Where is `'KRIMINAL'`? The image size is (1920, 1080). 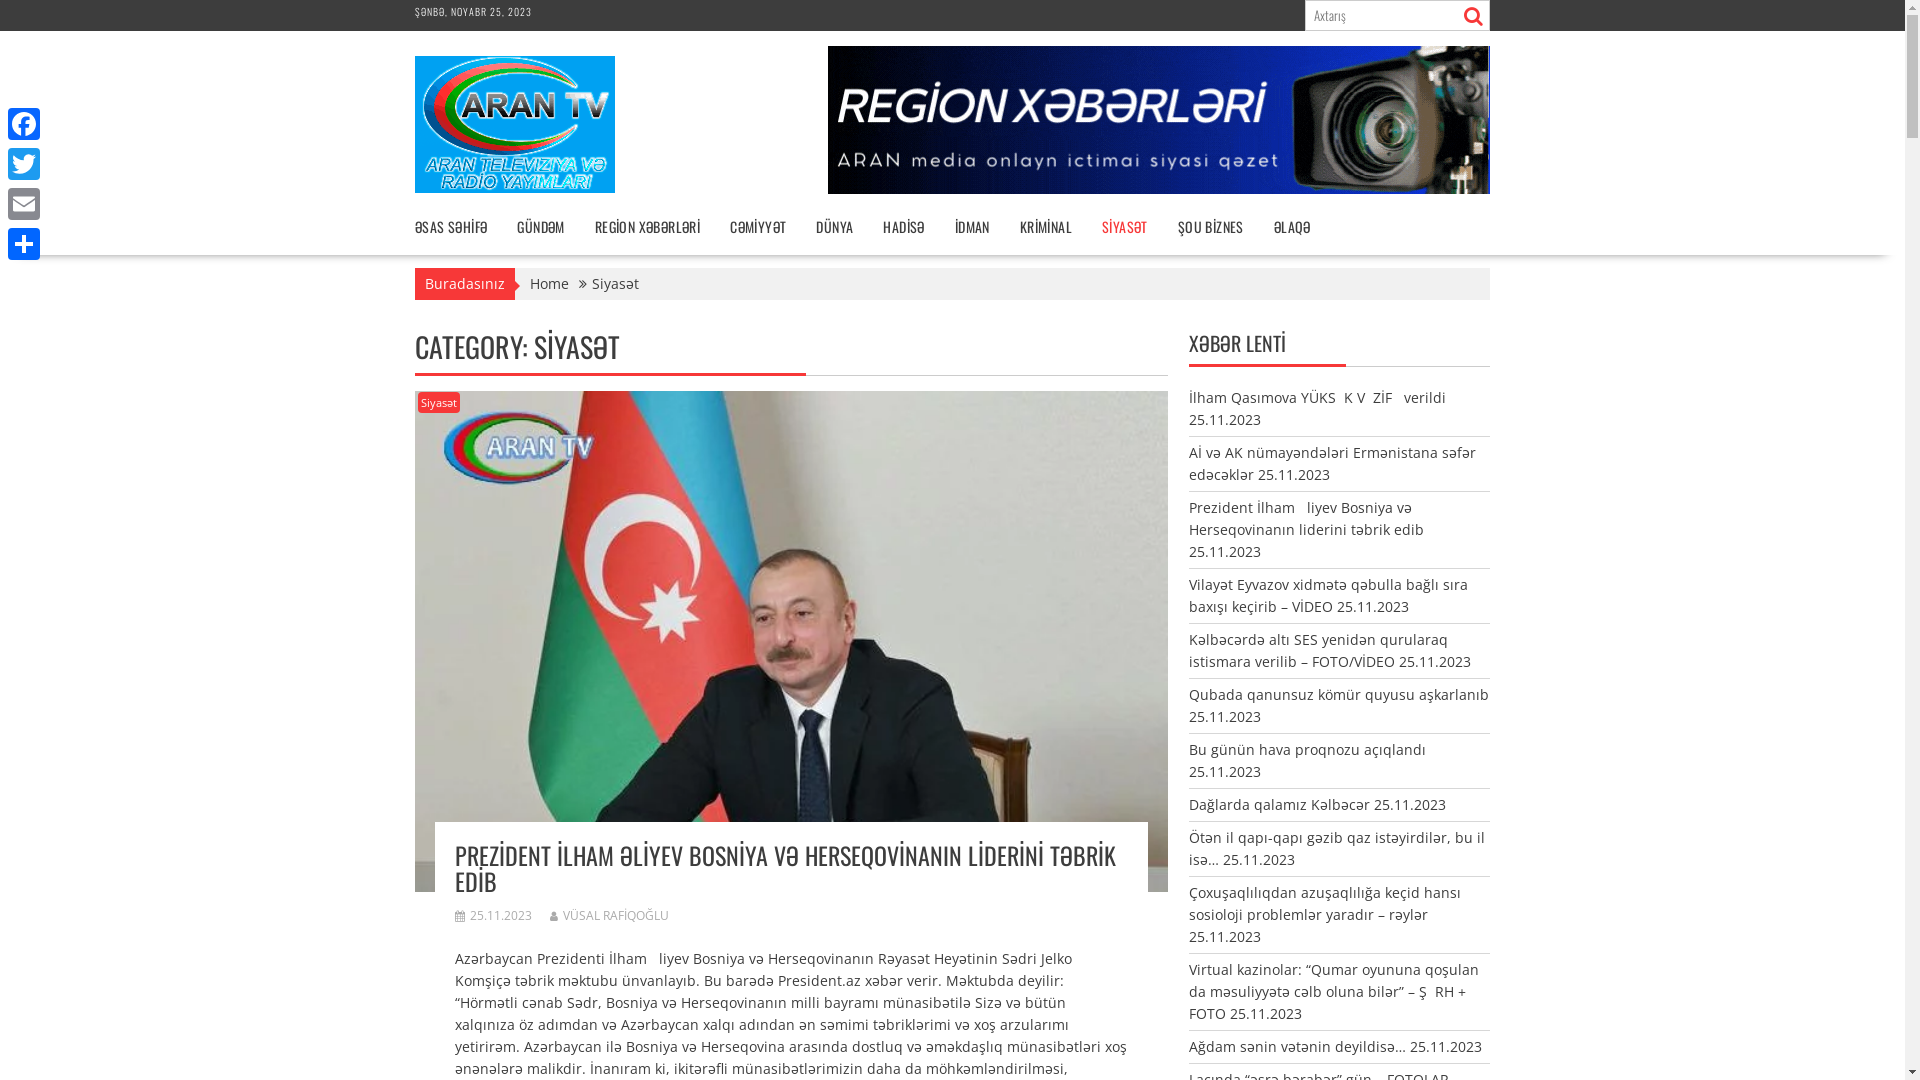 'KRIMINAL' is located at coordinates (1004, 226).